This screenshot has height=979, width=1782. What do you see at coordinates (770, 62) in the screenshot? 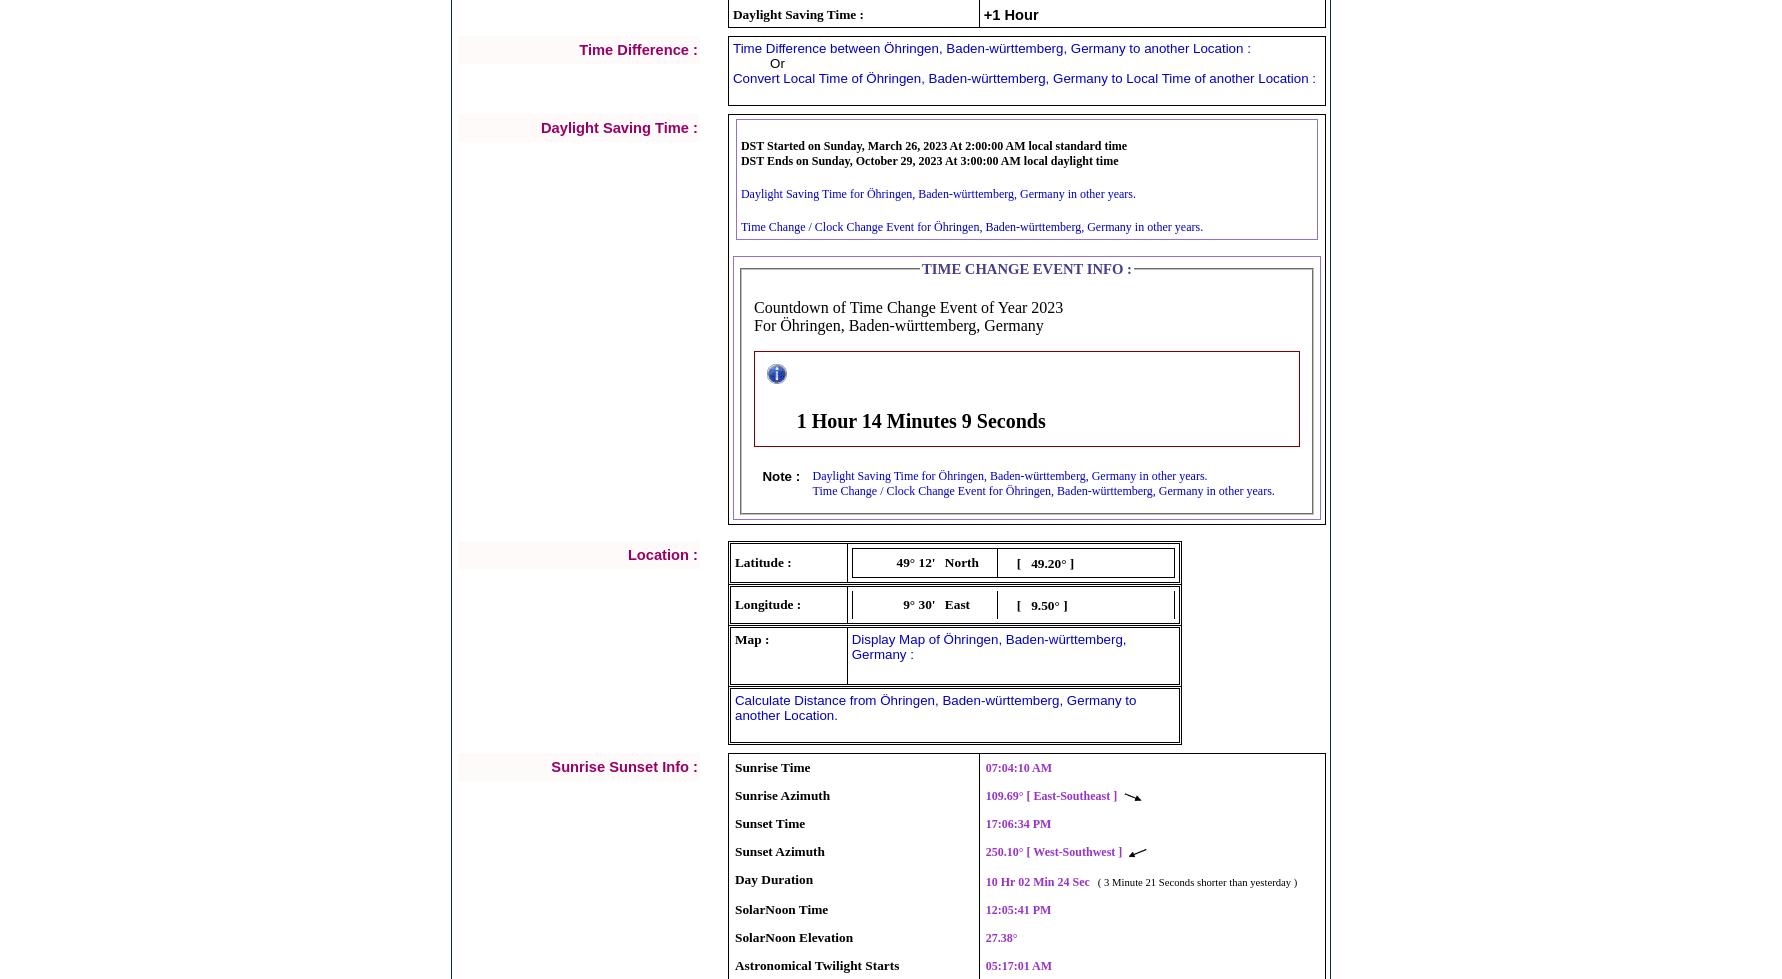
I see `'Or'` at bounding box center [770, 62].